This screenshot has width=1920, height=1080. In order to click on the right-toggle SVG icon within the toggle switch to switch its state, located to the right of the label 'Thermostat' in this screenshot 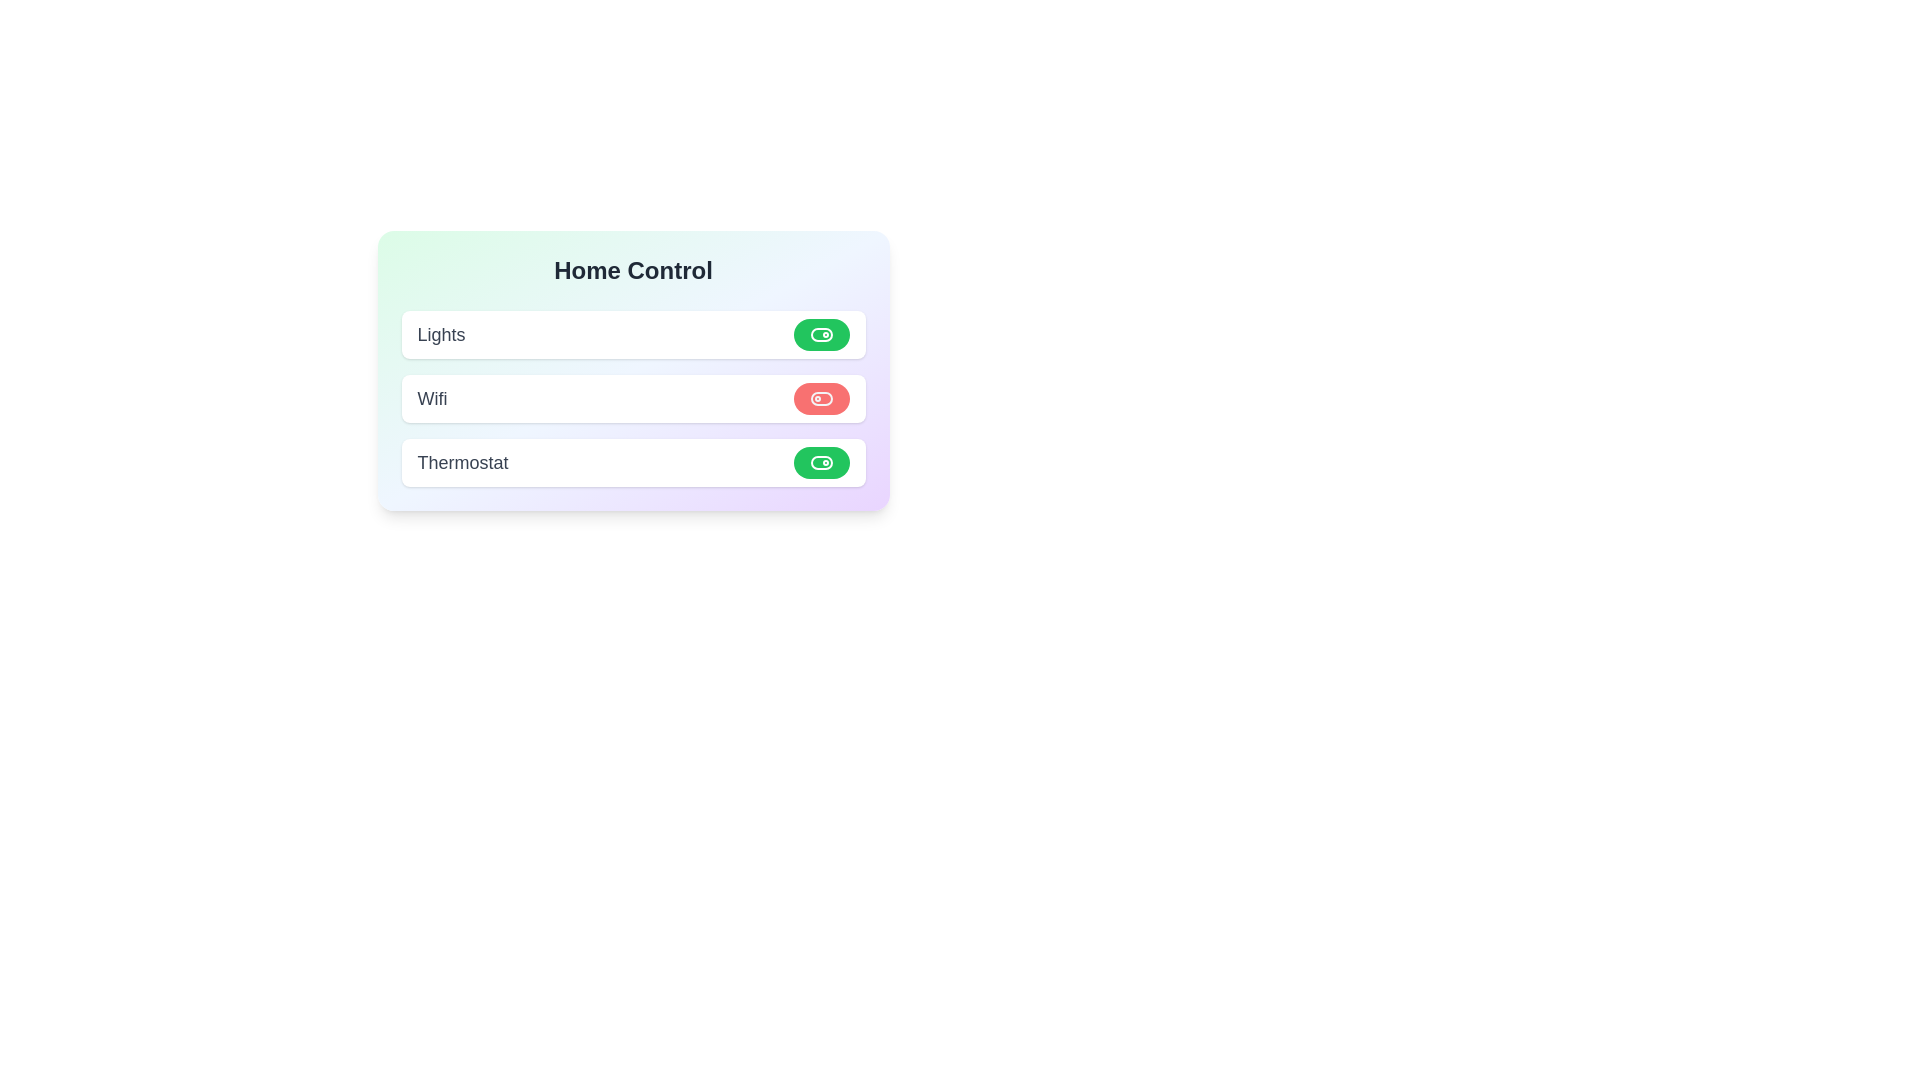, I will do `click(821, 462)`.